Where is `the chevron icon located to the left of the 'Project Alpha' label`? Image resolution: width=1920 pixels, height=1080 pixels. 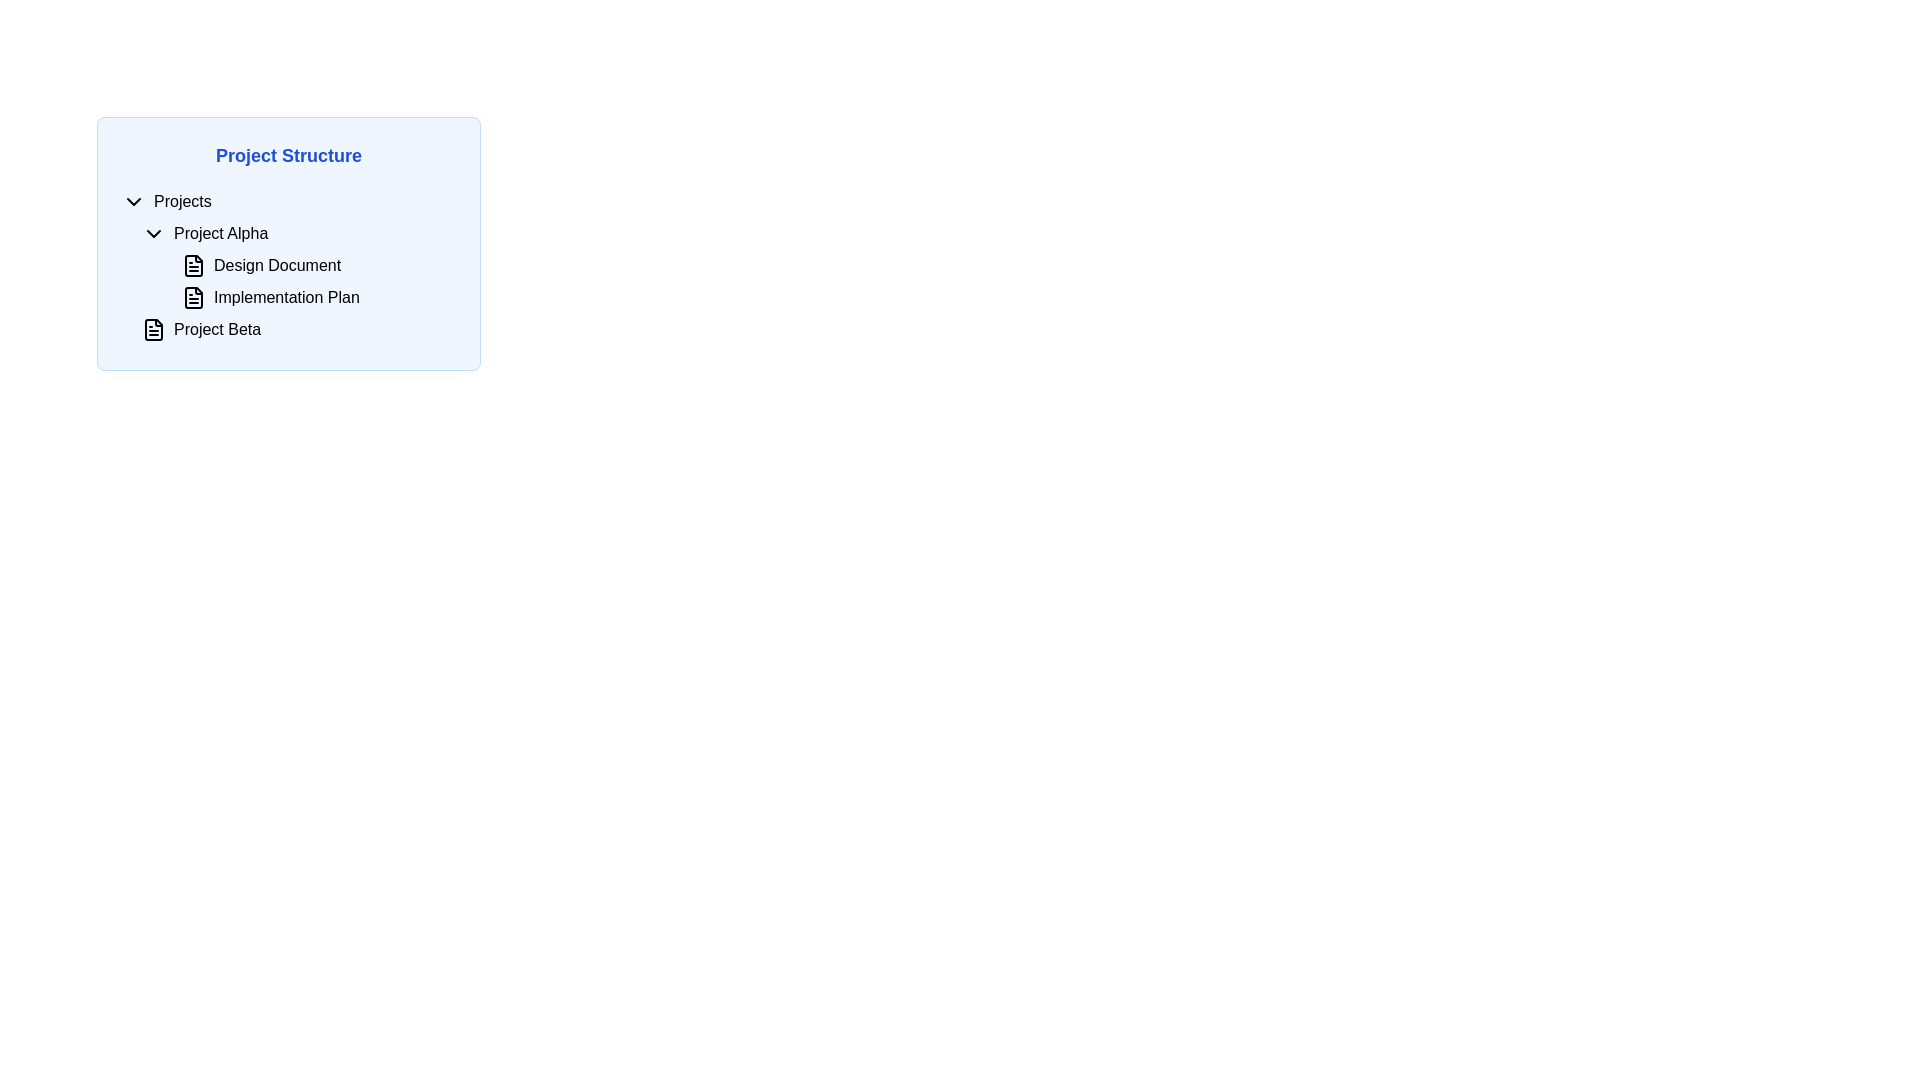 the chevron icon located to the left of the 'Project Alpha' label is located at coordinates (152, 233).